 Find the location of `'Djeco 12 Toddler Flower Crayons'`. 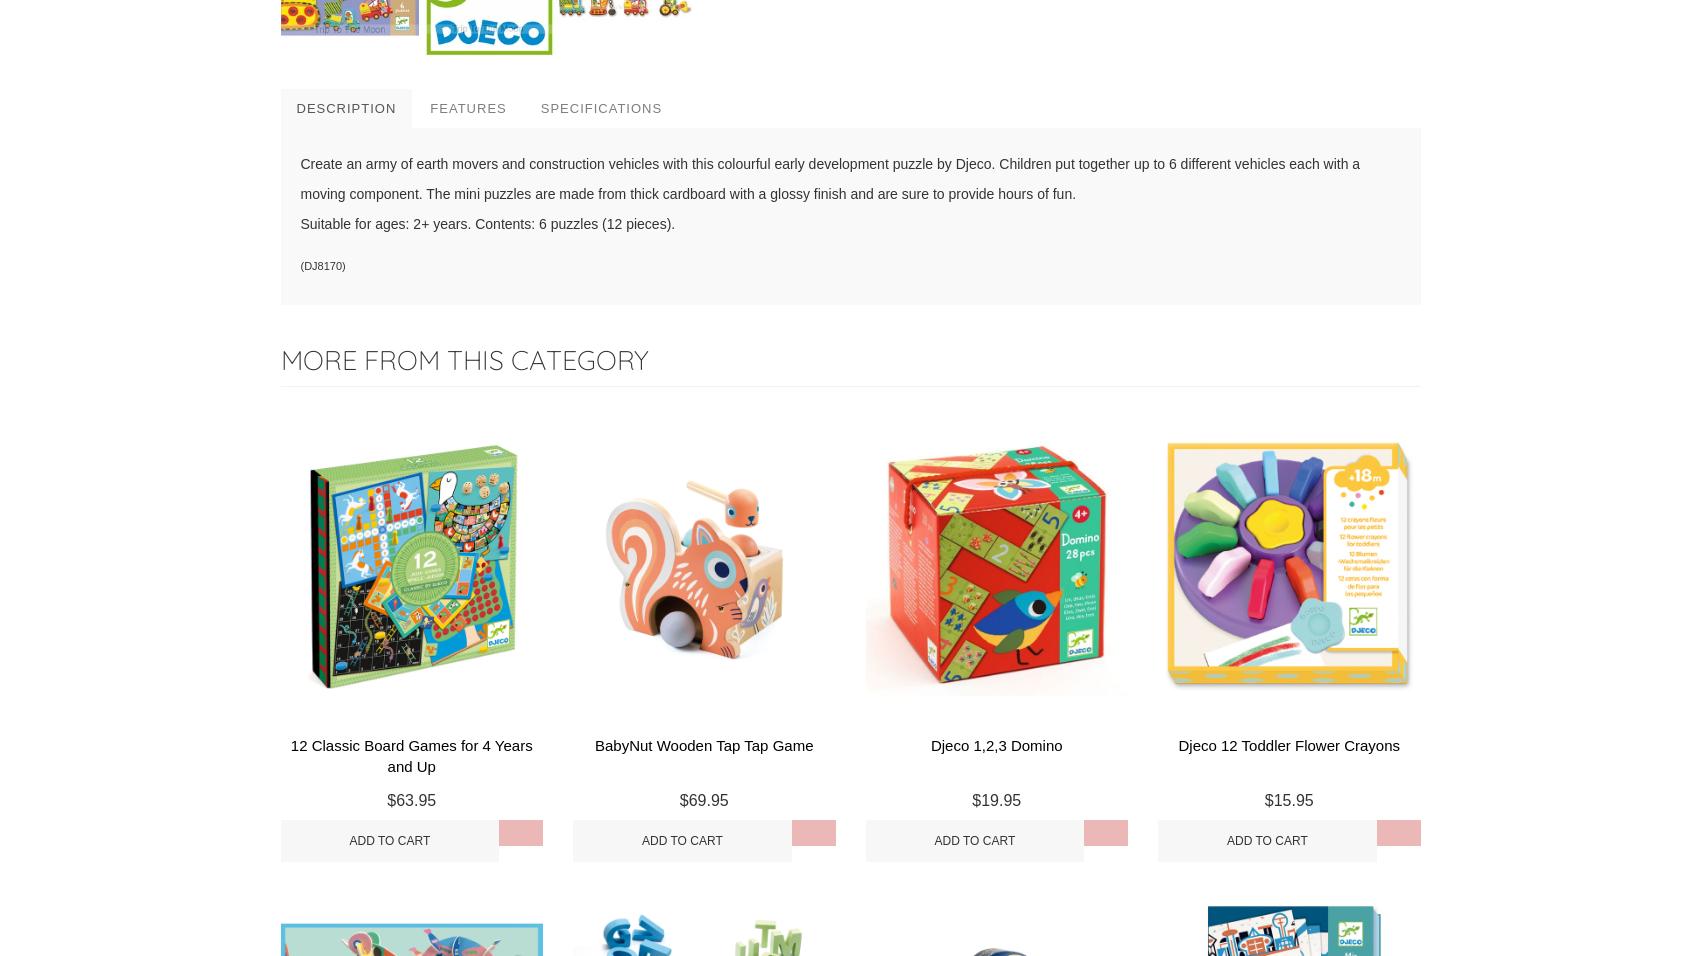

'Djeco 12 Toddler Flower Crayons' is located at coordinates (1289, 744).